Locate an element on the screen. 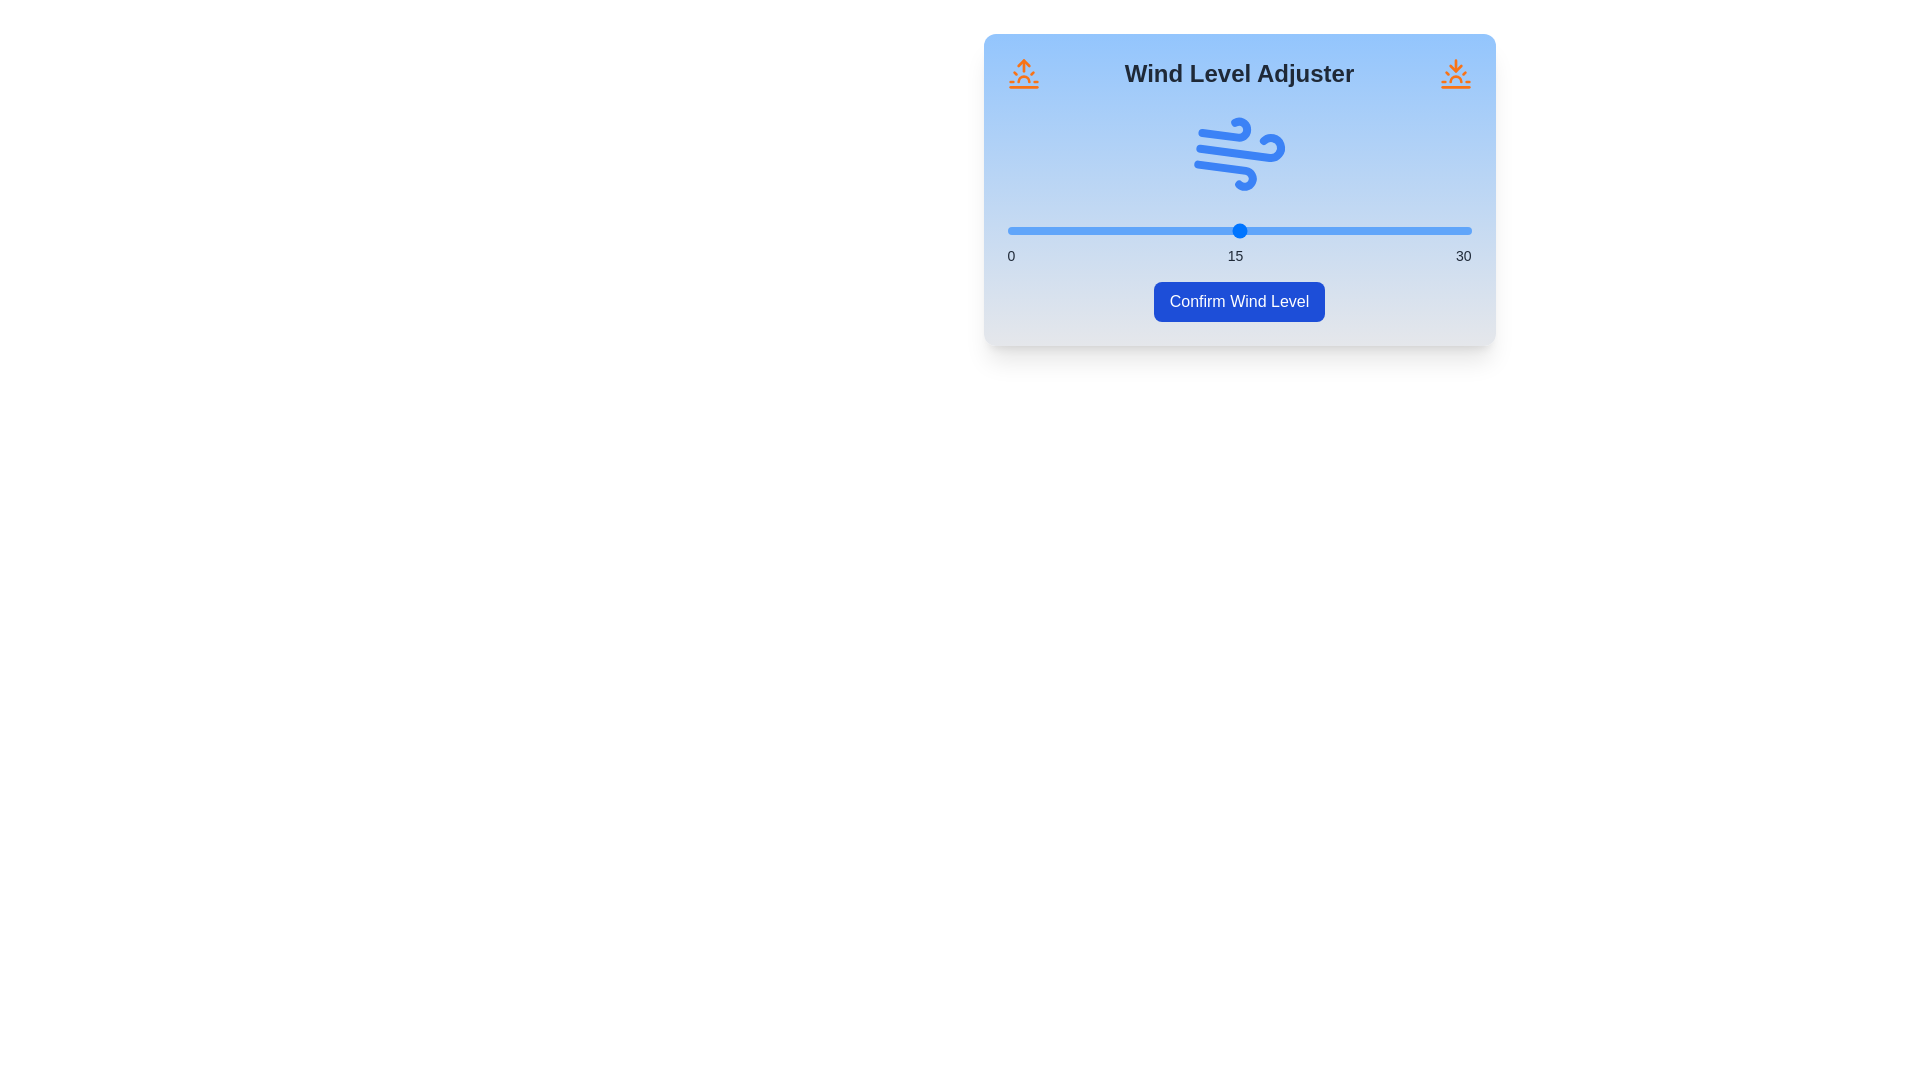 The height and width of the screenshot is (1080, 1920). the wind level to 3 by moving the slider is located at coordinates (1052, 230).